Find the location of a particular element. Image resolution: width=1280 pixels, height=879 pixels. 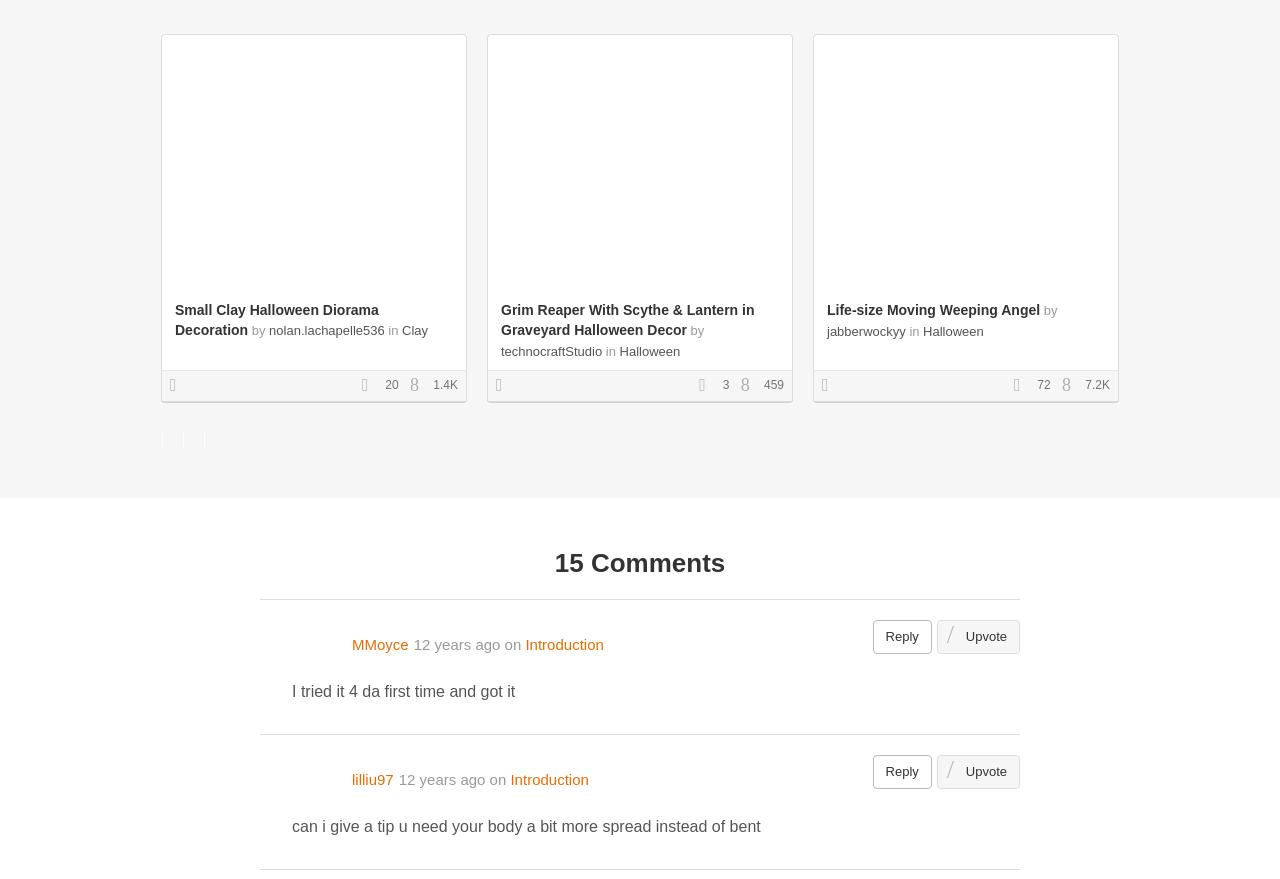

'technocraftStudio' is located at coordinates (551, 350).